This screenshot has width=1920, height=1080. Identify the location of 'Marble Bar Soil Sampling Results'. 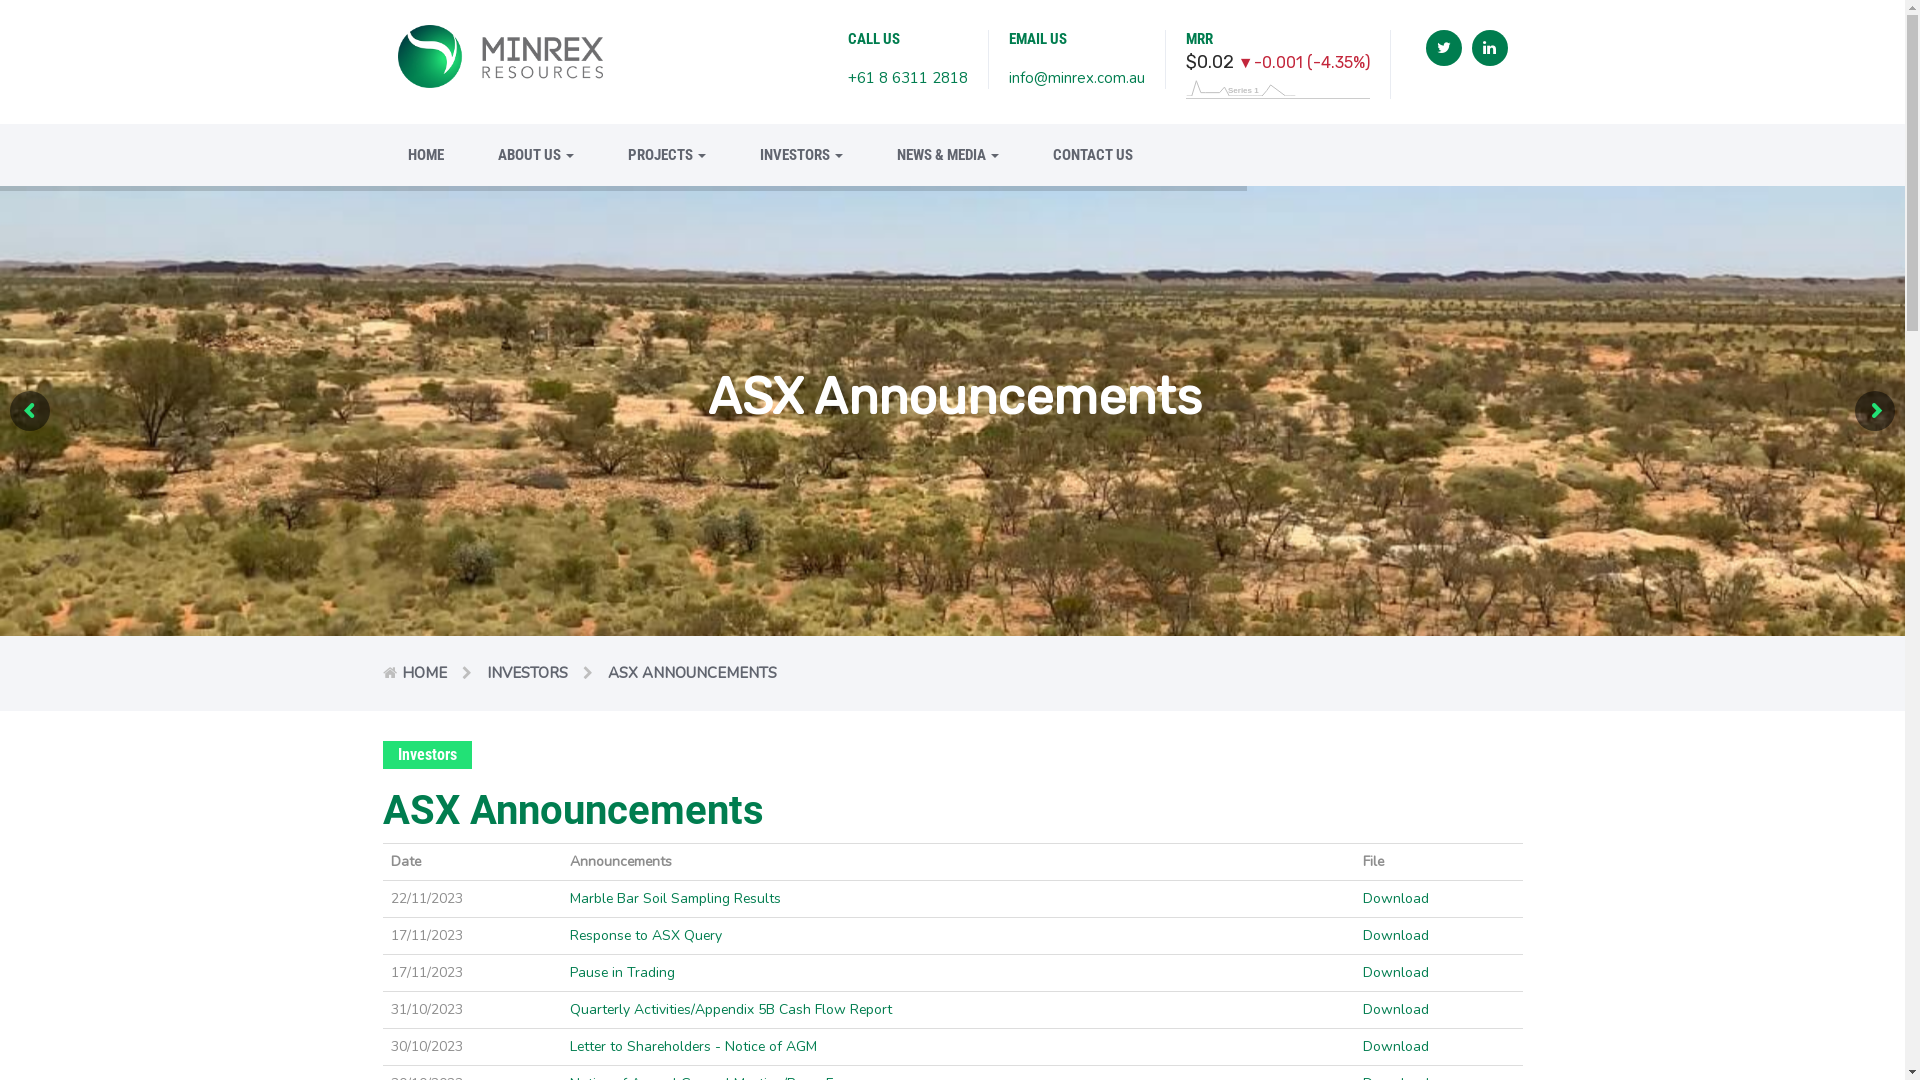
(675, 897).